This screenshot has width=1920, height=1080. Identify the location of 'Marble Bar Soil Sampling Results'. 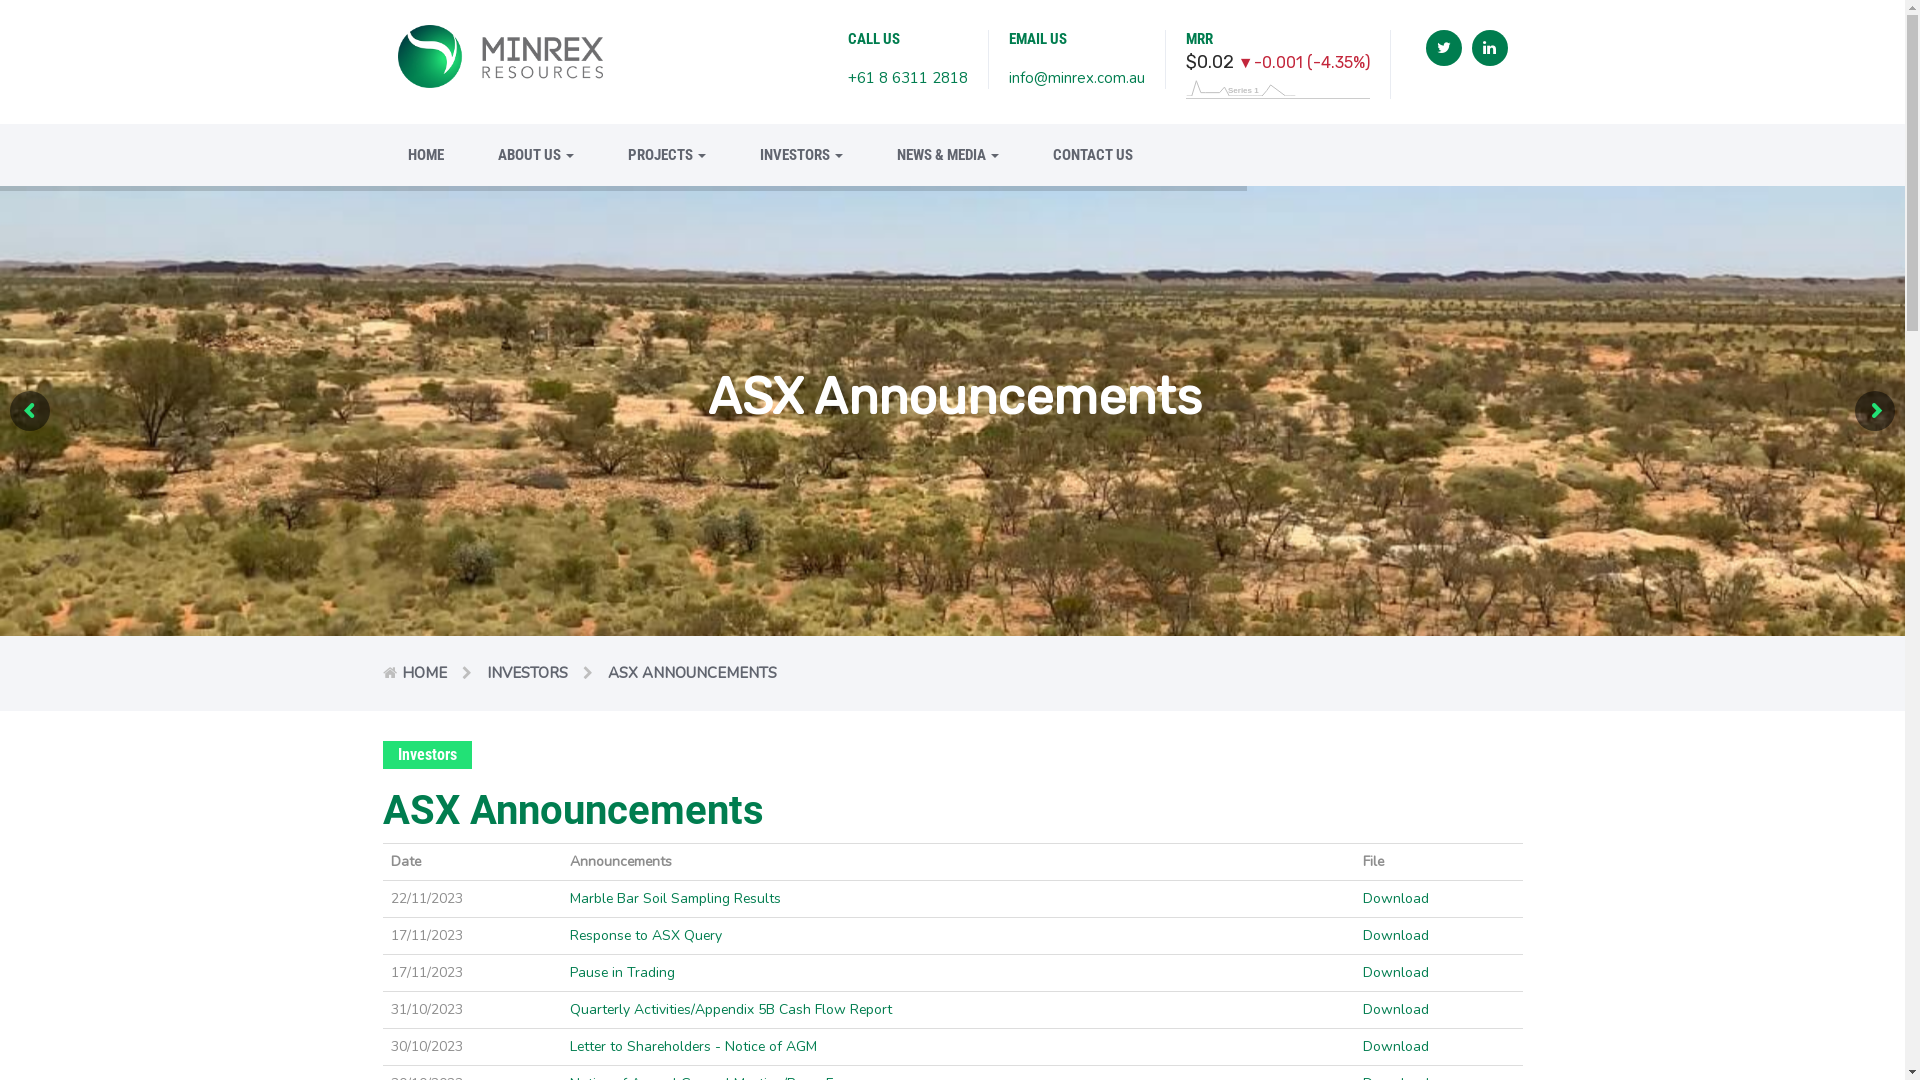
(675, 897).